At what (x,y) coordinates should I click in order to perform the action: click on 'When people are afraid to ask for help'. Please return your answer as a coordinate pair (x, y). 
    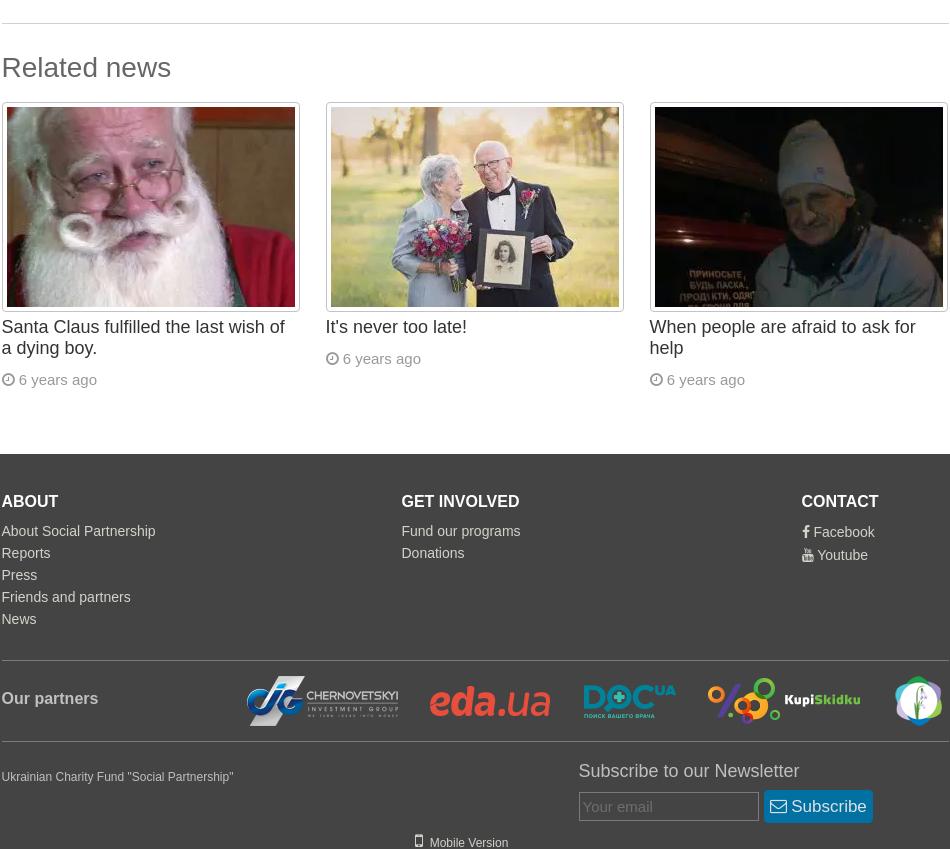
    Looking at the image, I should click on (781, 337).